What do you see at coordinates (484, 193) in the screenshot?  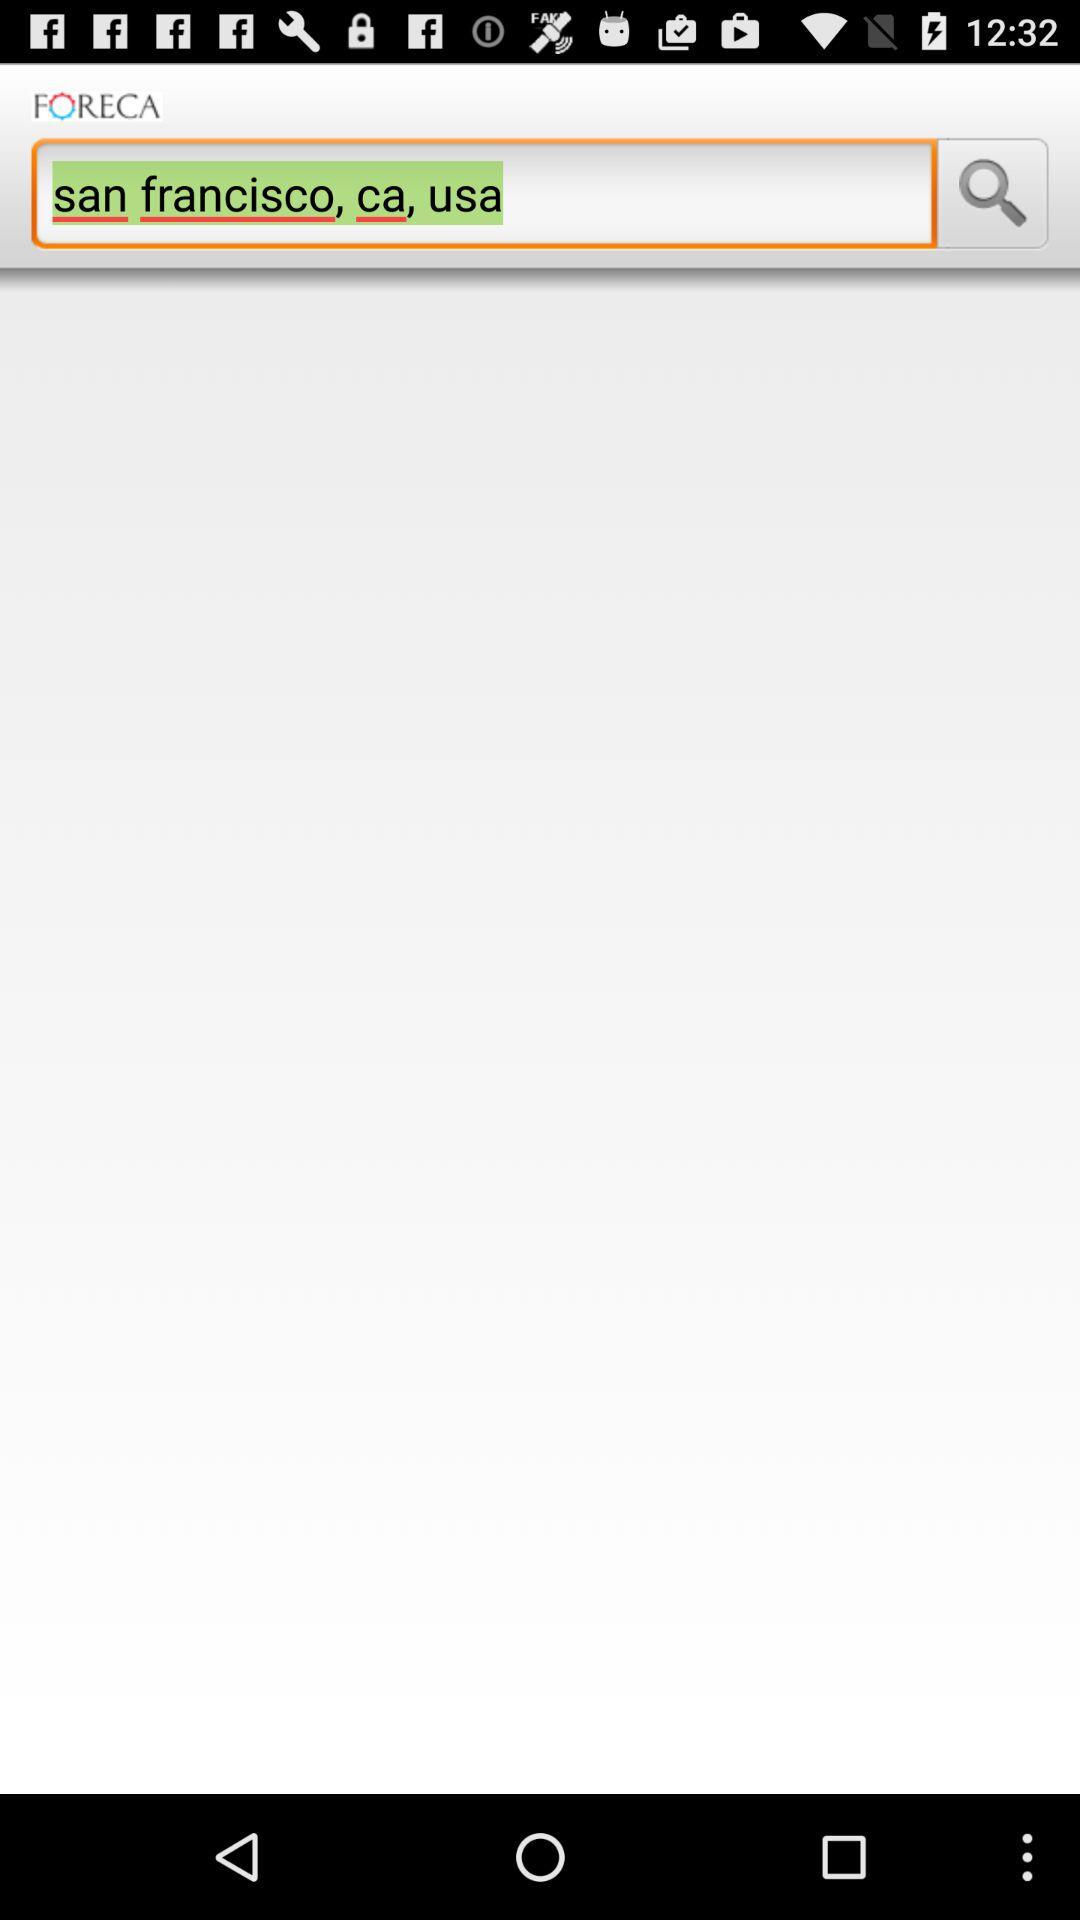 I see `the san francisco ca` at bounding box center [484, 193].